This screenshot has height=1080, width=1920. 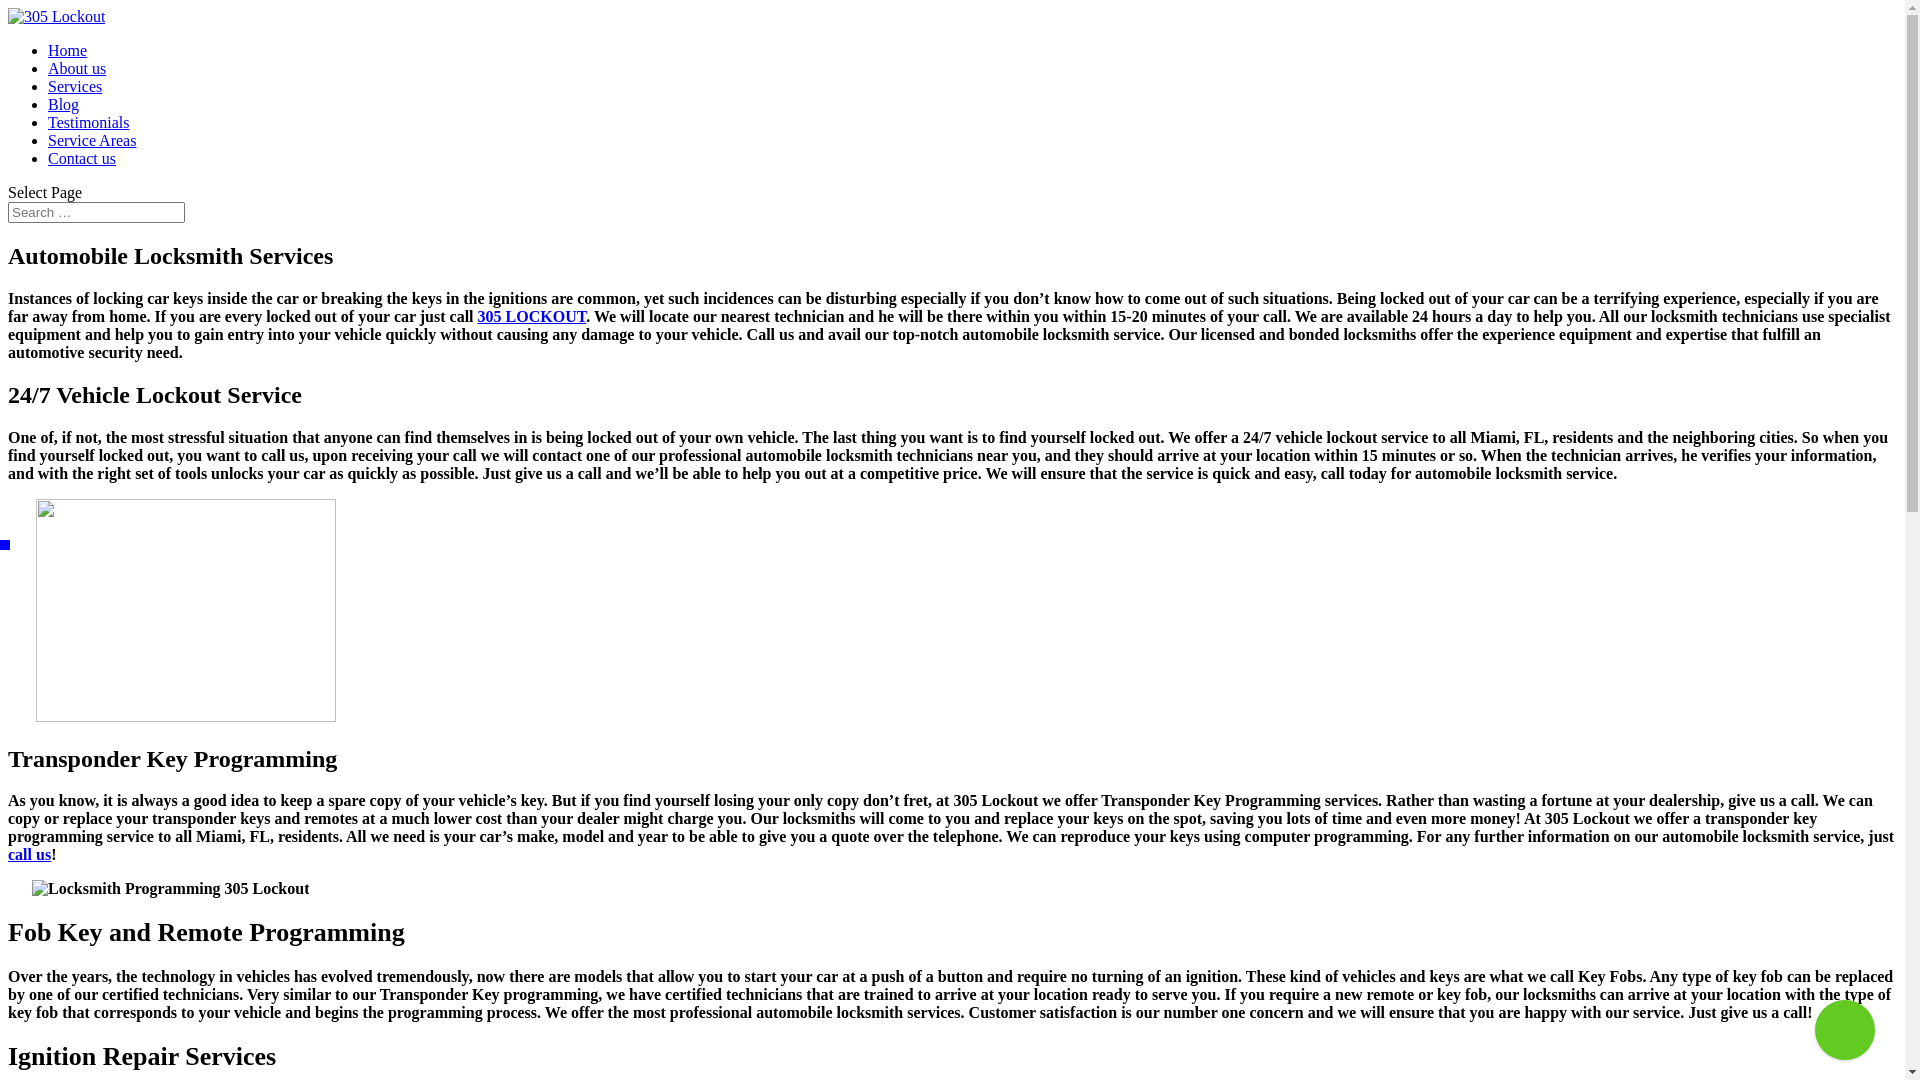 What do you see at coordinates (76, 67) in the screenshot?
I see `'About us'` at bounding box center [76, 67].